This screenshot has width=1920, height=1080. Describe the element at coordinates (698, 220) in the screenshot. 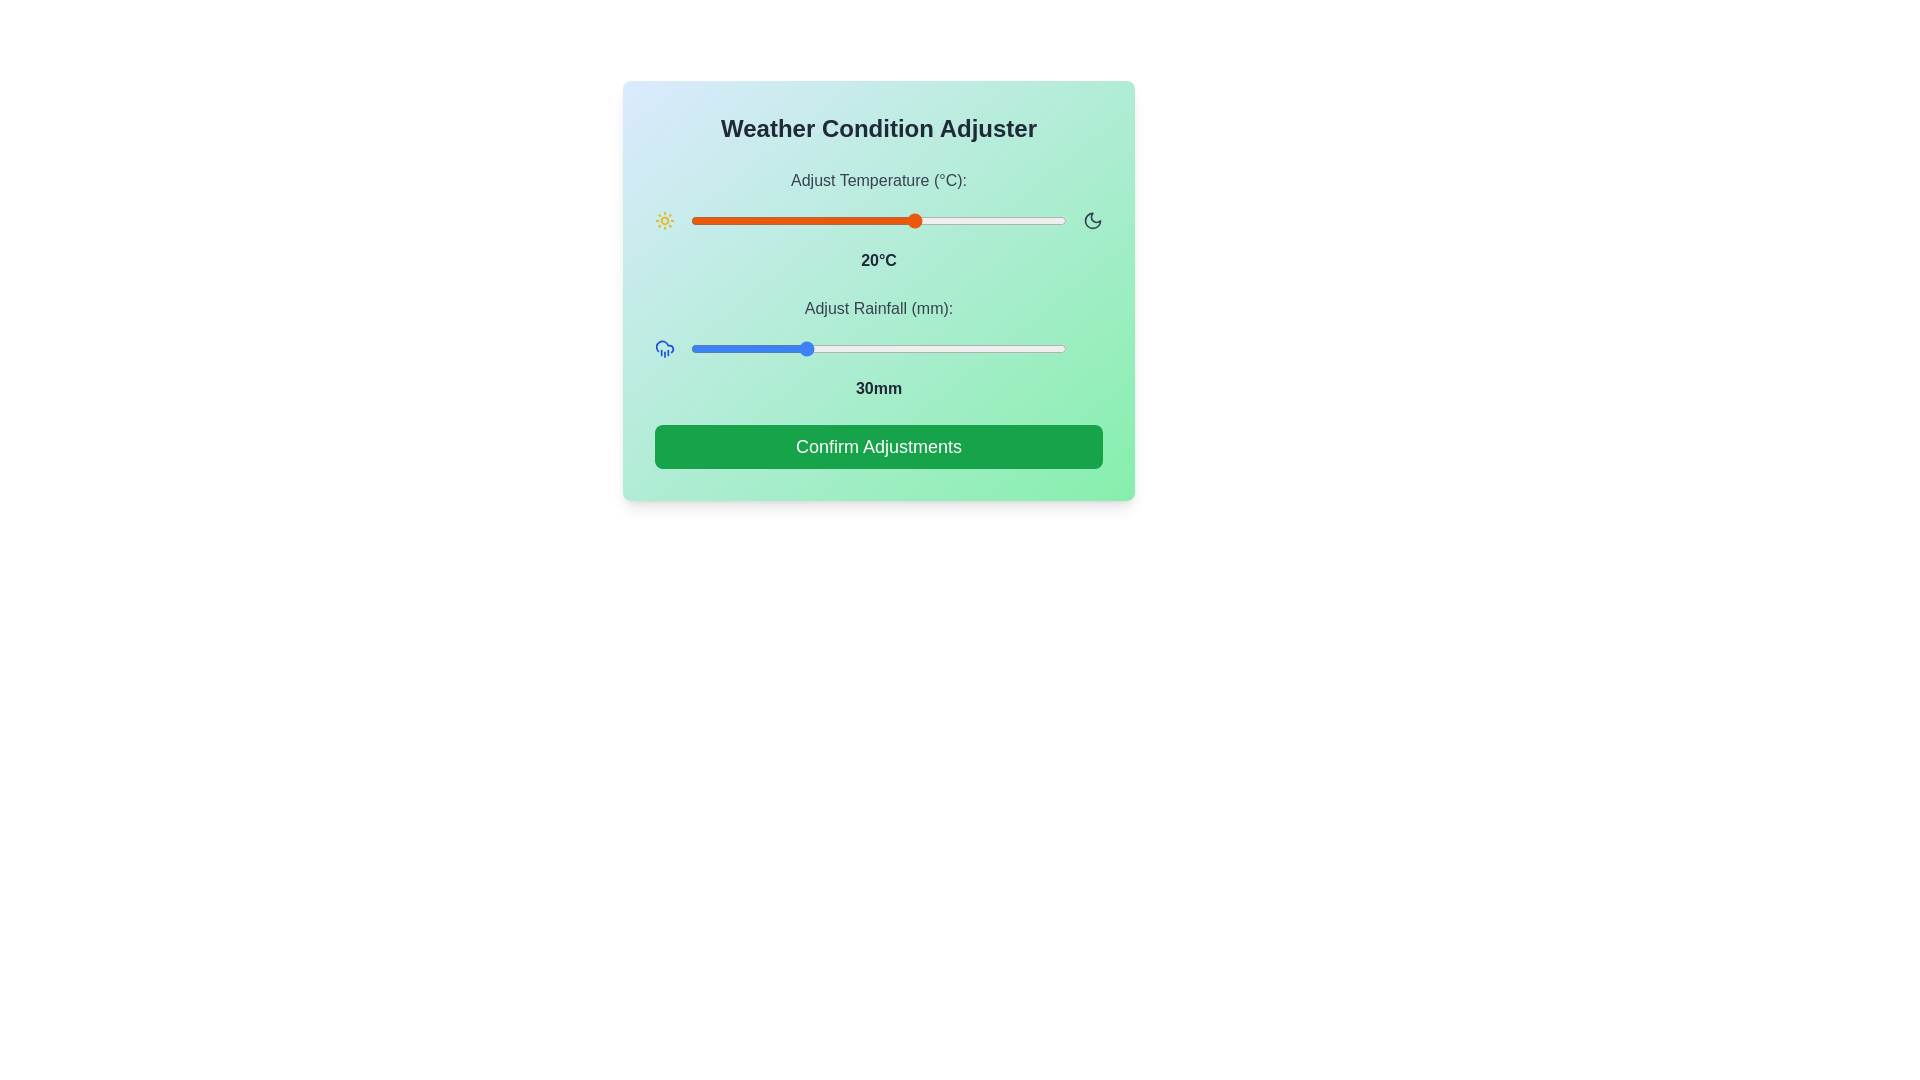

I see `the temperature to -9°C using the slider` at that location.